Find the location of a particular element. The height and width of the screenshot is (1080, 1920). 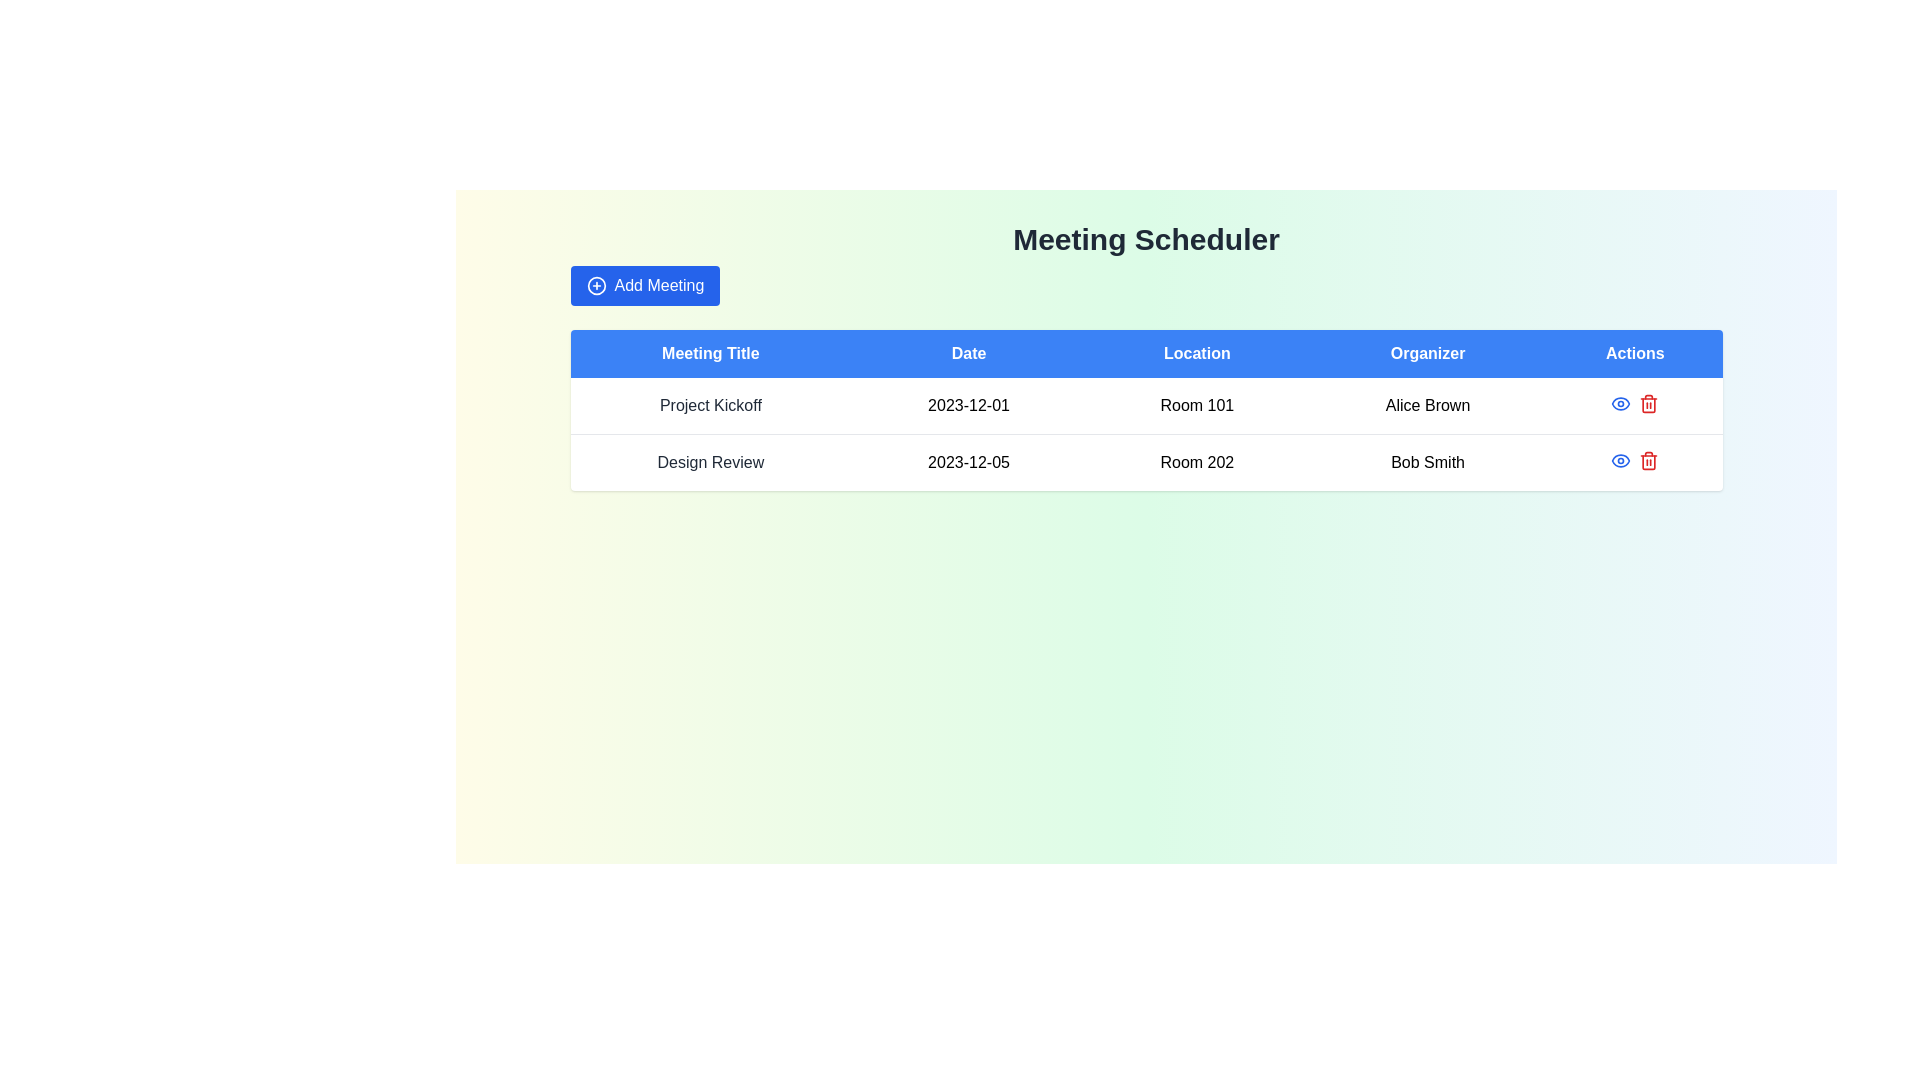

the trash can icon located in the 'Actions' column of the second row in the table is located at coordinates (1649, 462).